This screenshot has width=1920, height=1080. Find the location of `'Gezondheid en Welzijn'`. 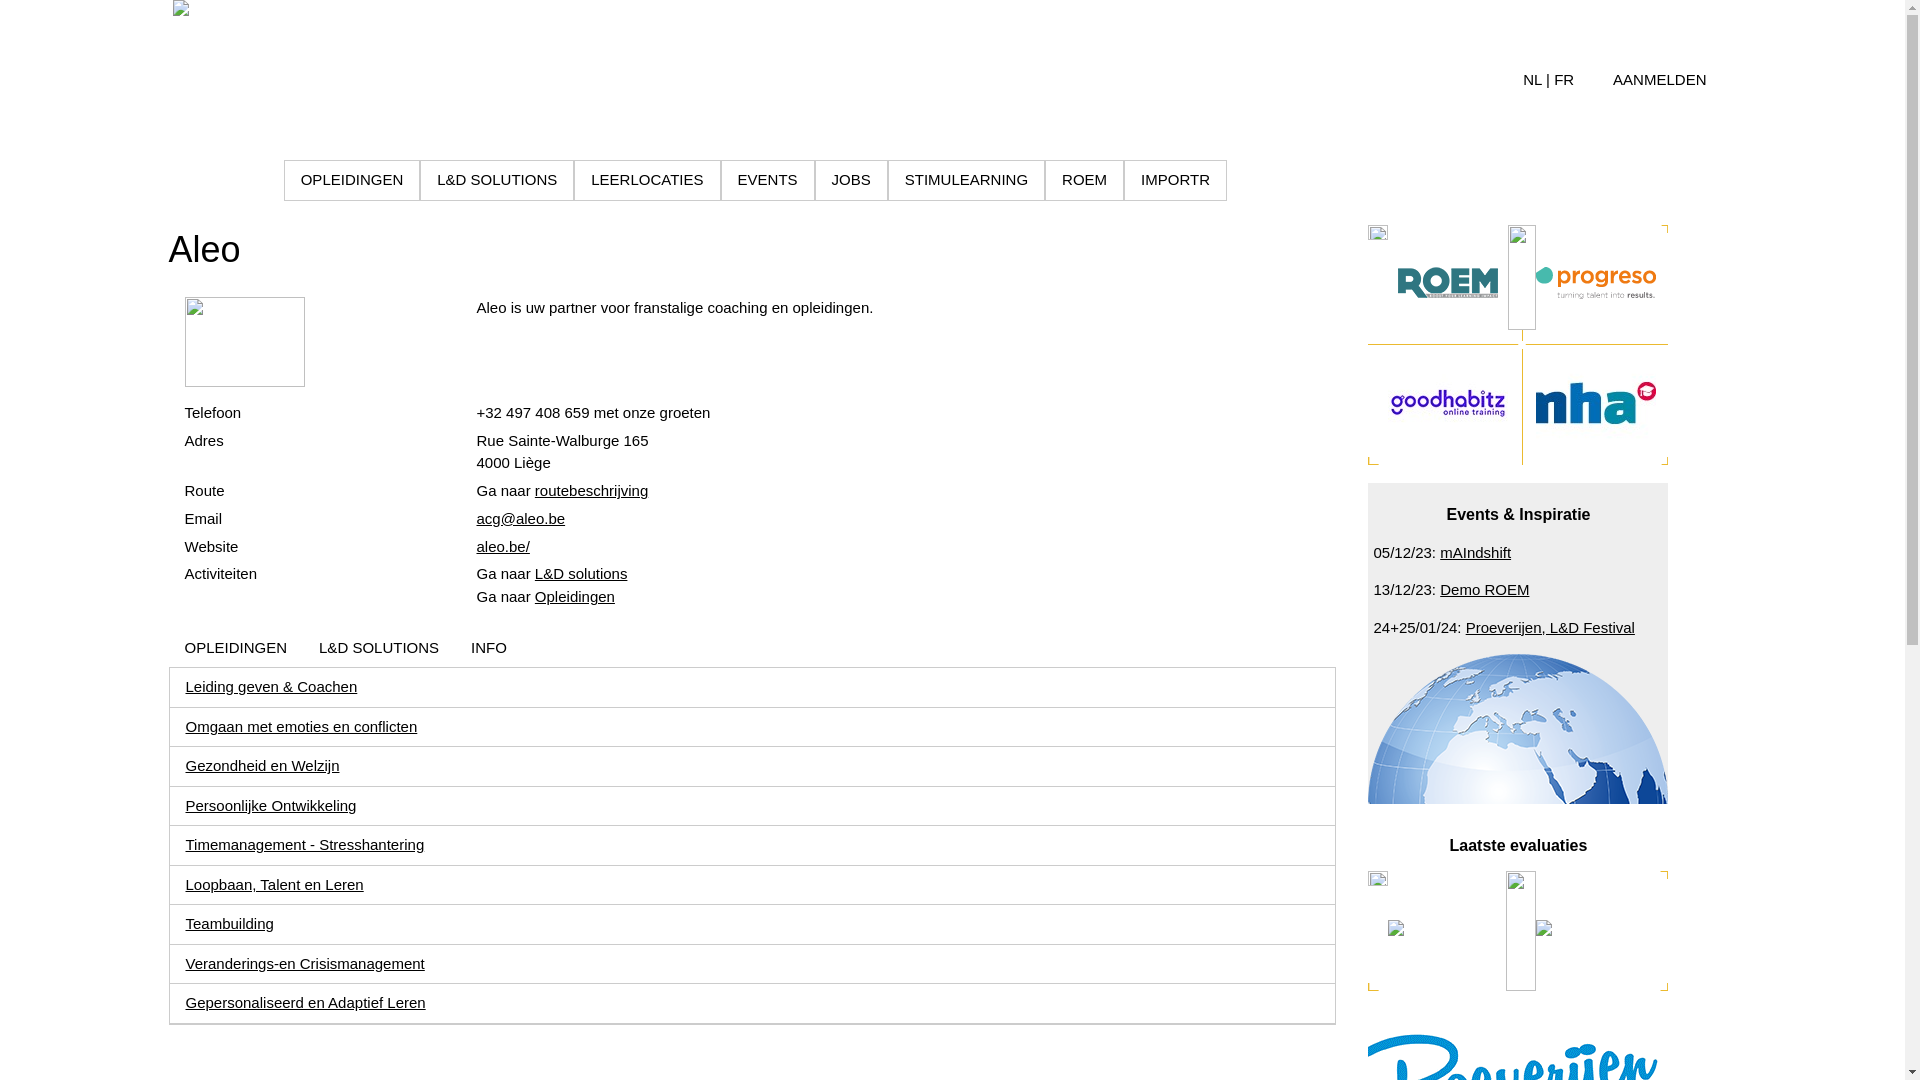

'Gezondheid en Welzijn' is located at coordinates (262, 765).